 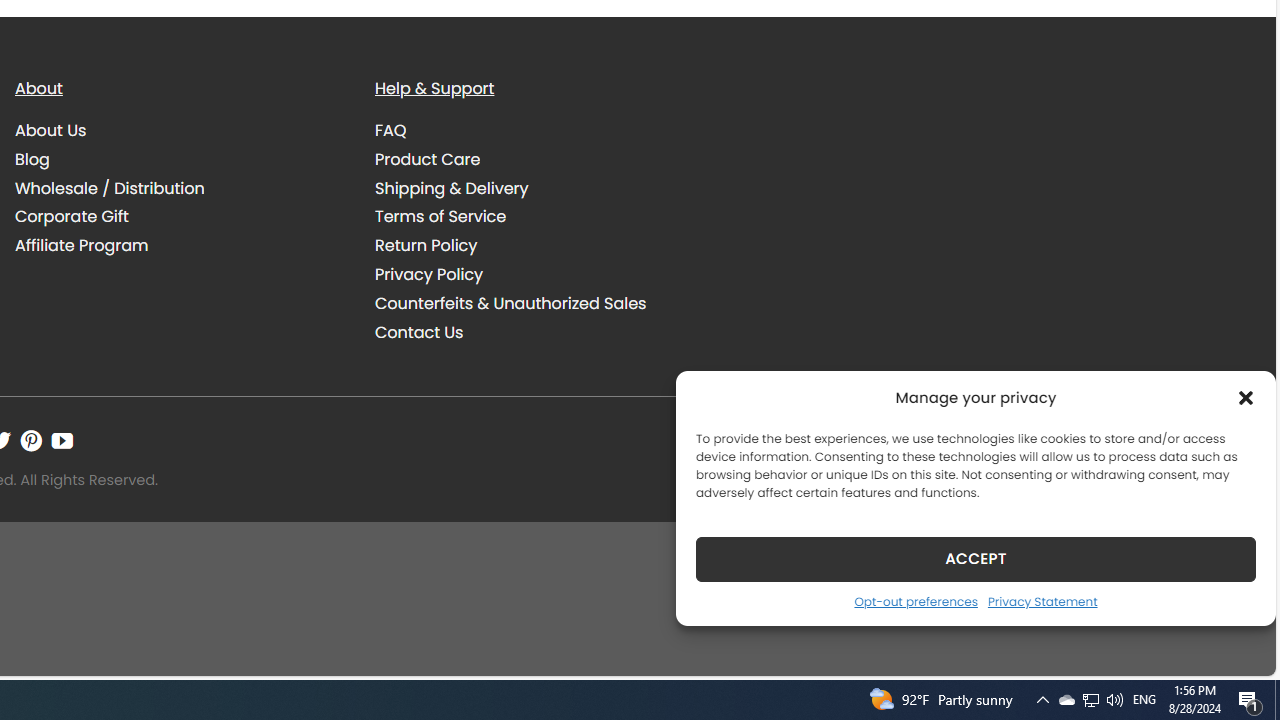 I want to click on 'Wholesale / Distribution', so click(x=180, y=188).